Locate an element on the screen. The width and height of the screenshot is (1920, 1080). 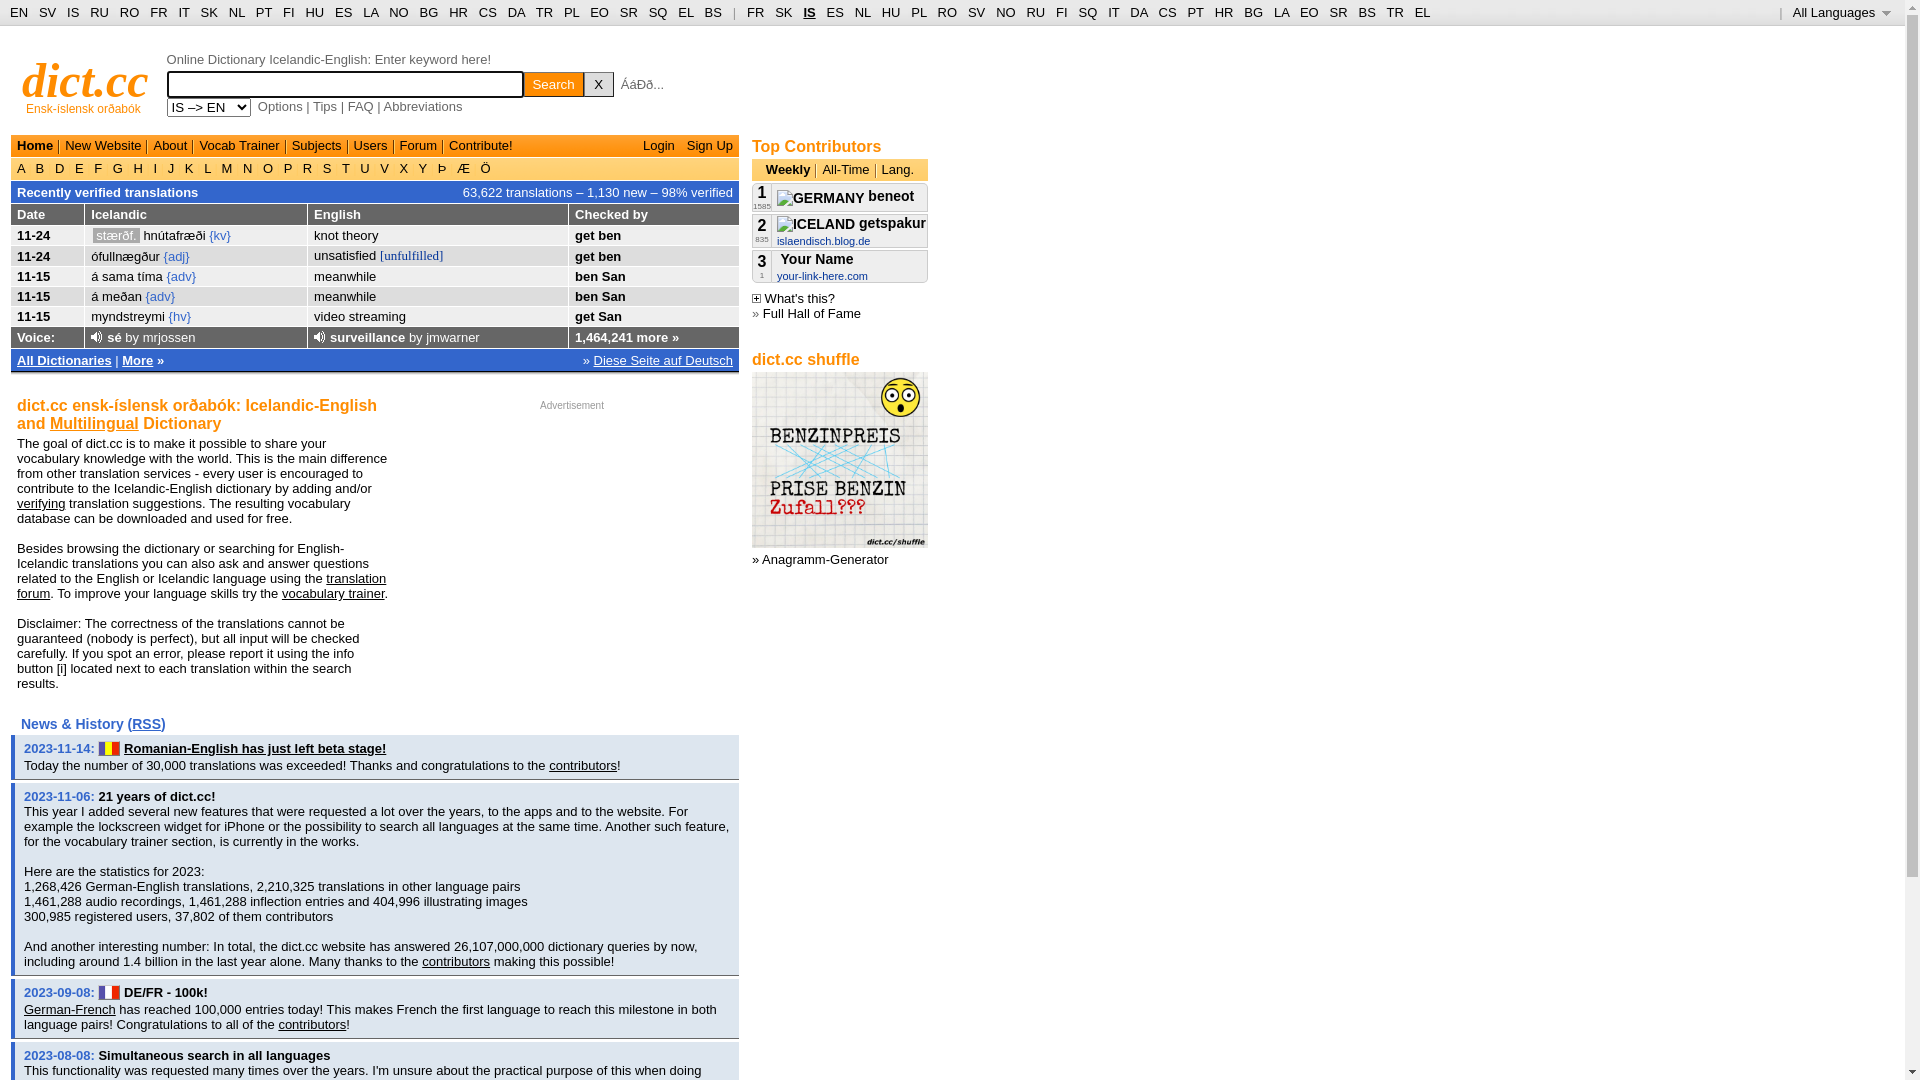
'Forum' is located at coordinates (399, 144).